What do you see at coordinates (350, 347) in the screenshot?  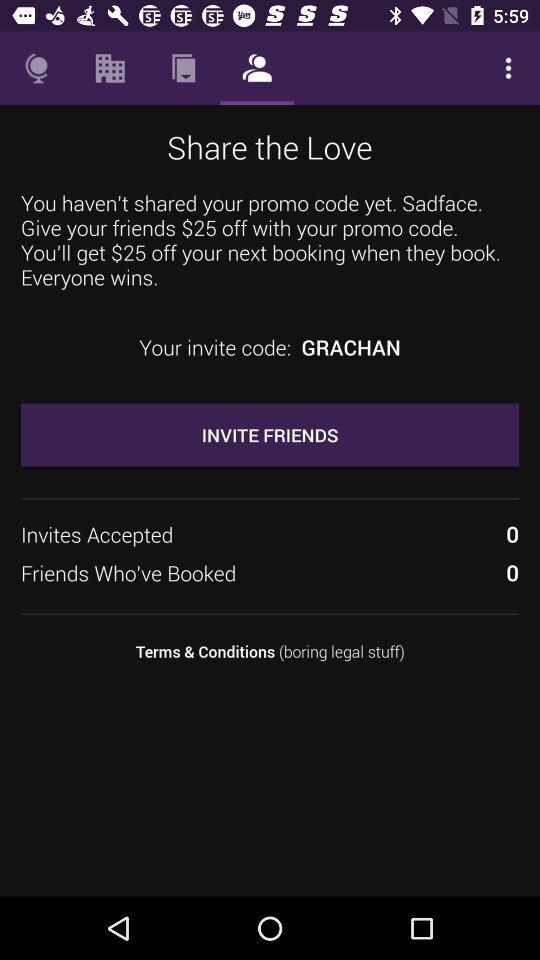 I see `the item below you haven t item` at bounding box center [350, 347].